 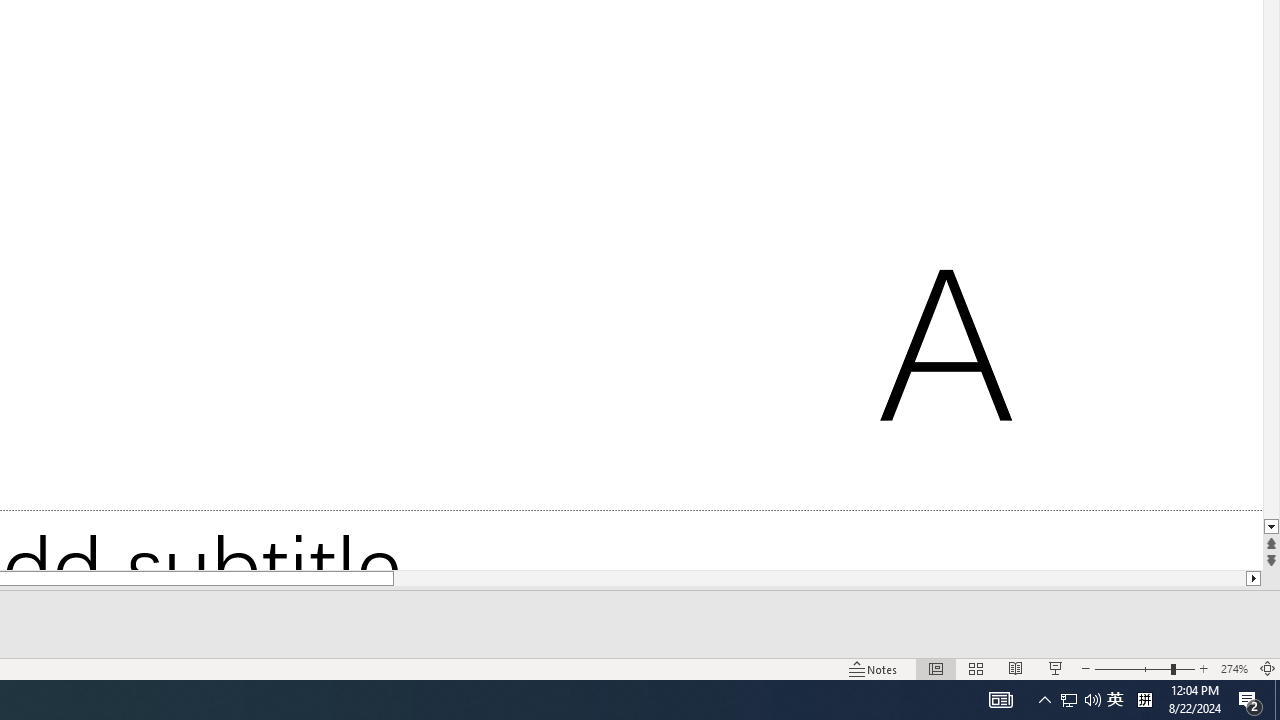 I want to click on 'Zoom 274%', so click(x=1233, y=669).